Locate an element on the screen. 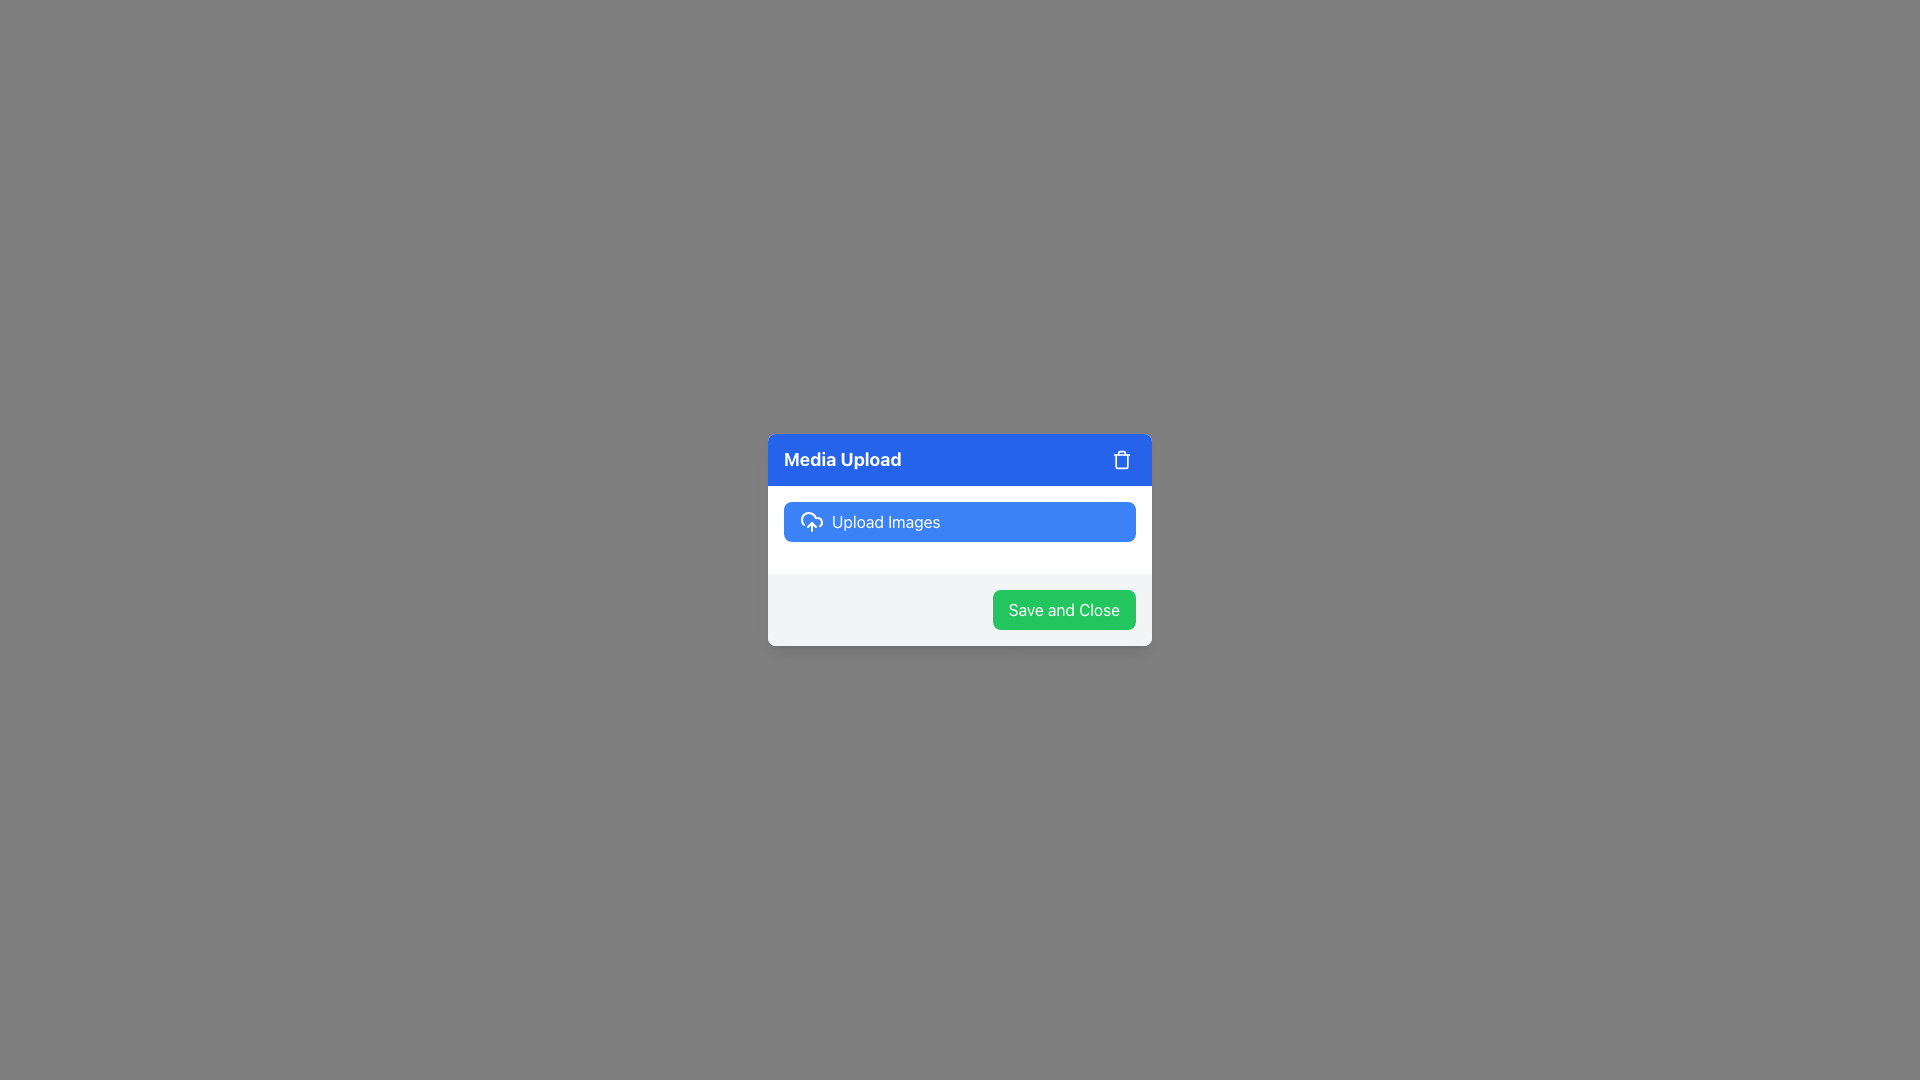 The image size is (1920, 1080). the interactive buttons in the 'Media Upload' modal dialog, which includes the 'Upload Images' button and the 'Save and Close' button is located at coordinates (960, 540).